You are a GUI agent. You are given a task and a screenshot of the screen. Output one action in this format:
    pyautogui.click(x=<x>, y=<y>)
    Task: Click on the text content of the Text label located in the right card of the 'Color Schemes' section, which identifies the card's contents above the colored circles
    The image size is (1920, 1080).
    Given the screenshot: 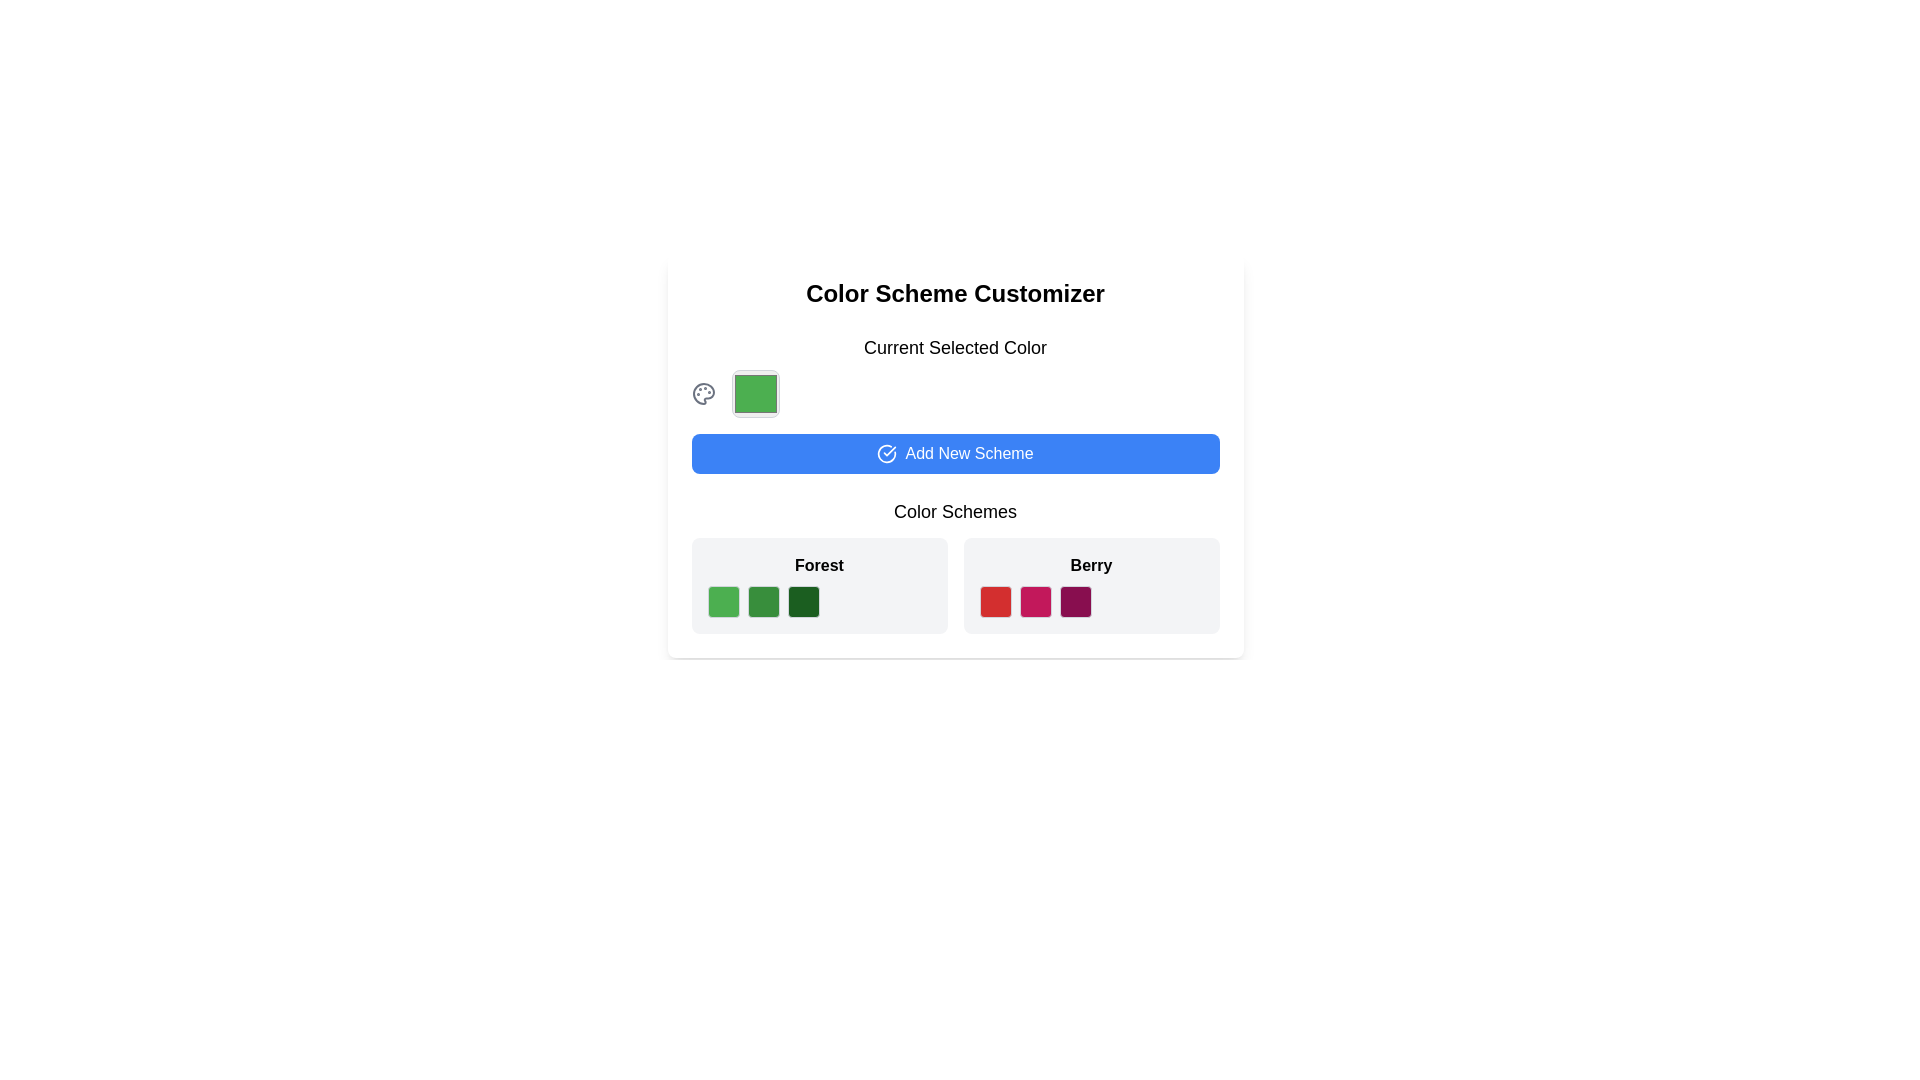 What is the action you would take?
    pyautogui.click(x=1090, y=566)
    